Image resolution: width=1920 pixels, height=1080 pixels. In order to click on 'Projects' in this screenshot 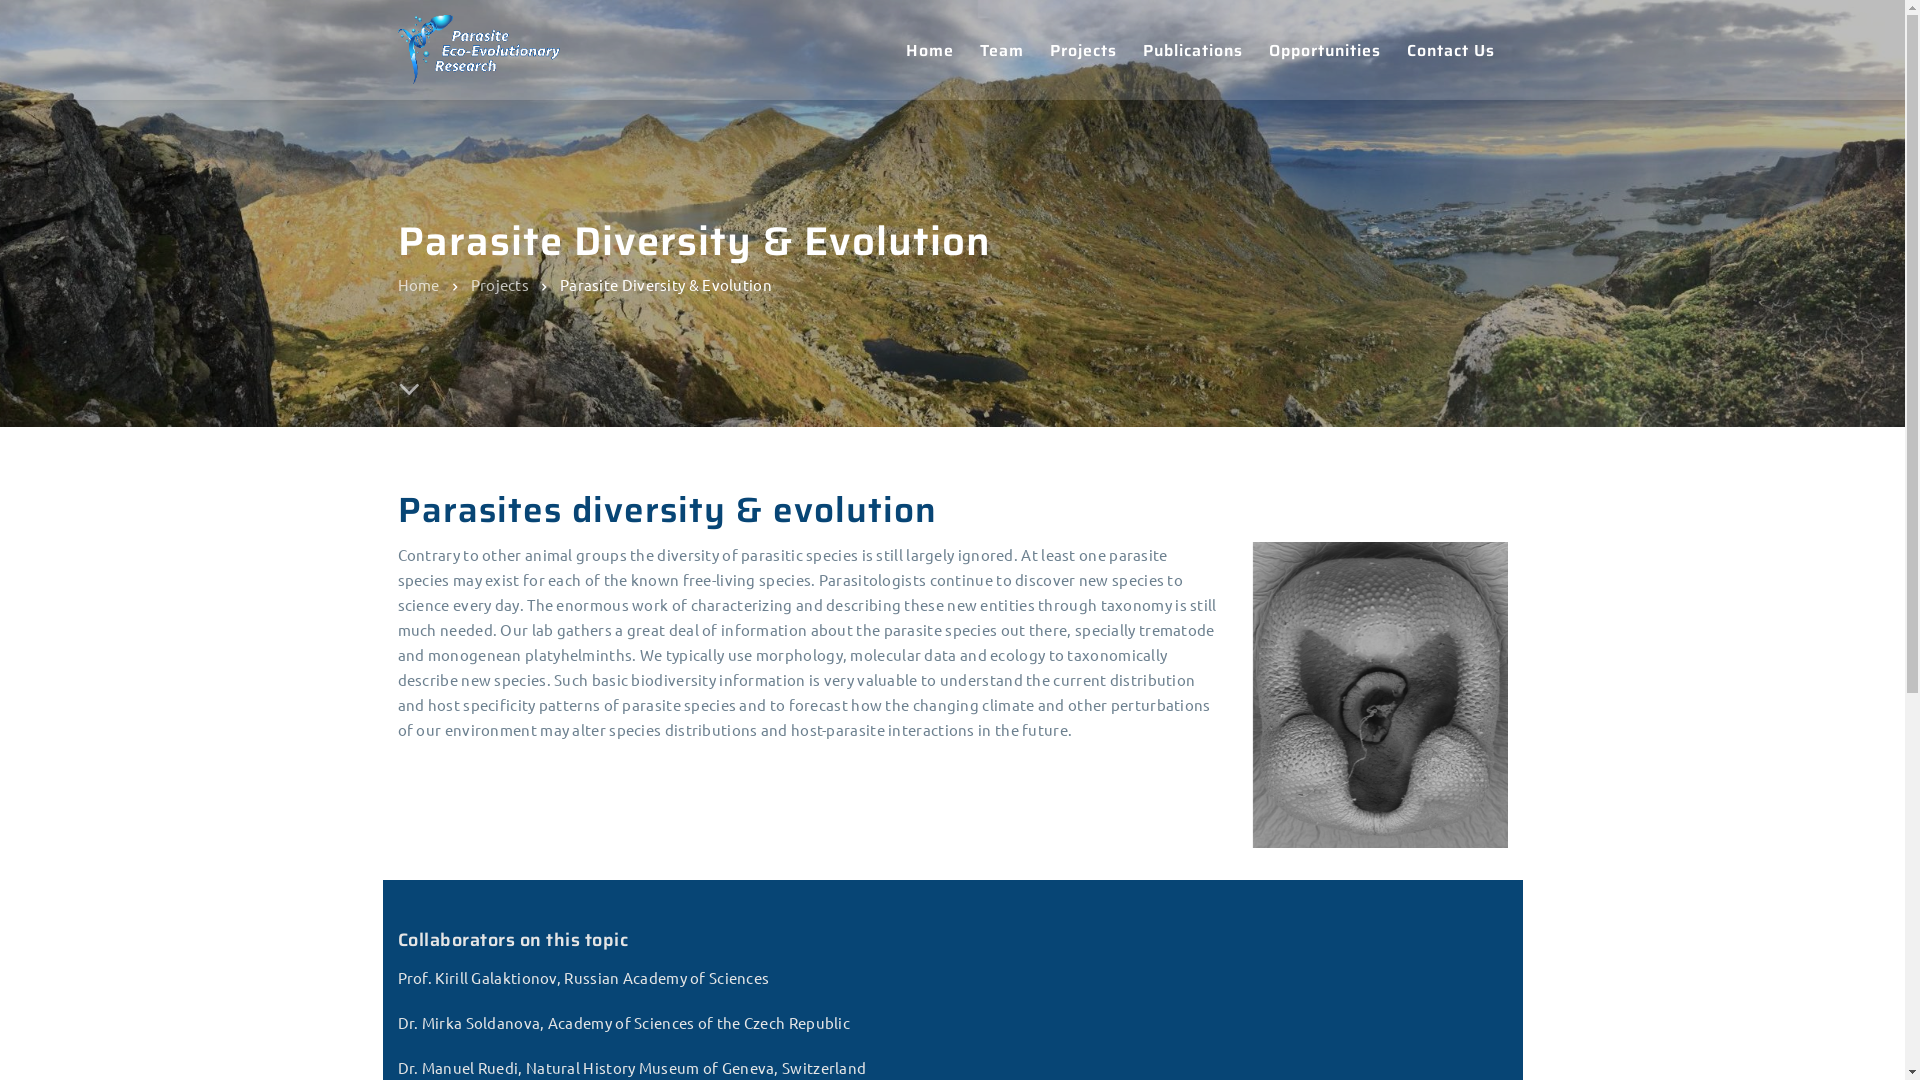, I will do `click(824, 824)`.